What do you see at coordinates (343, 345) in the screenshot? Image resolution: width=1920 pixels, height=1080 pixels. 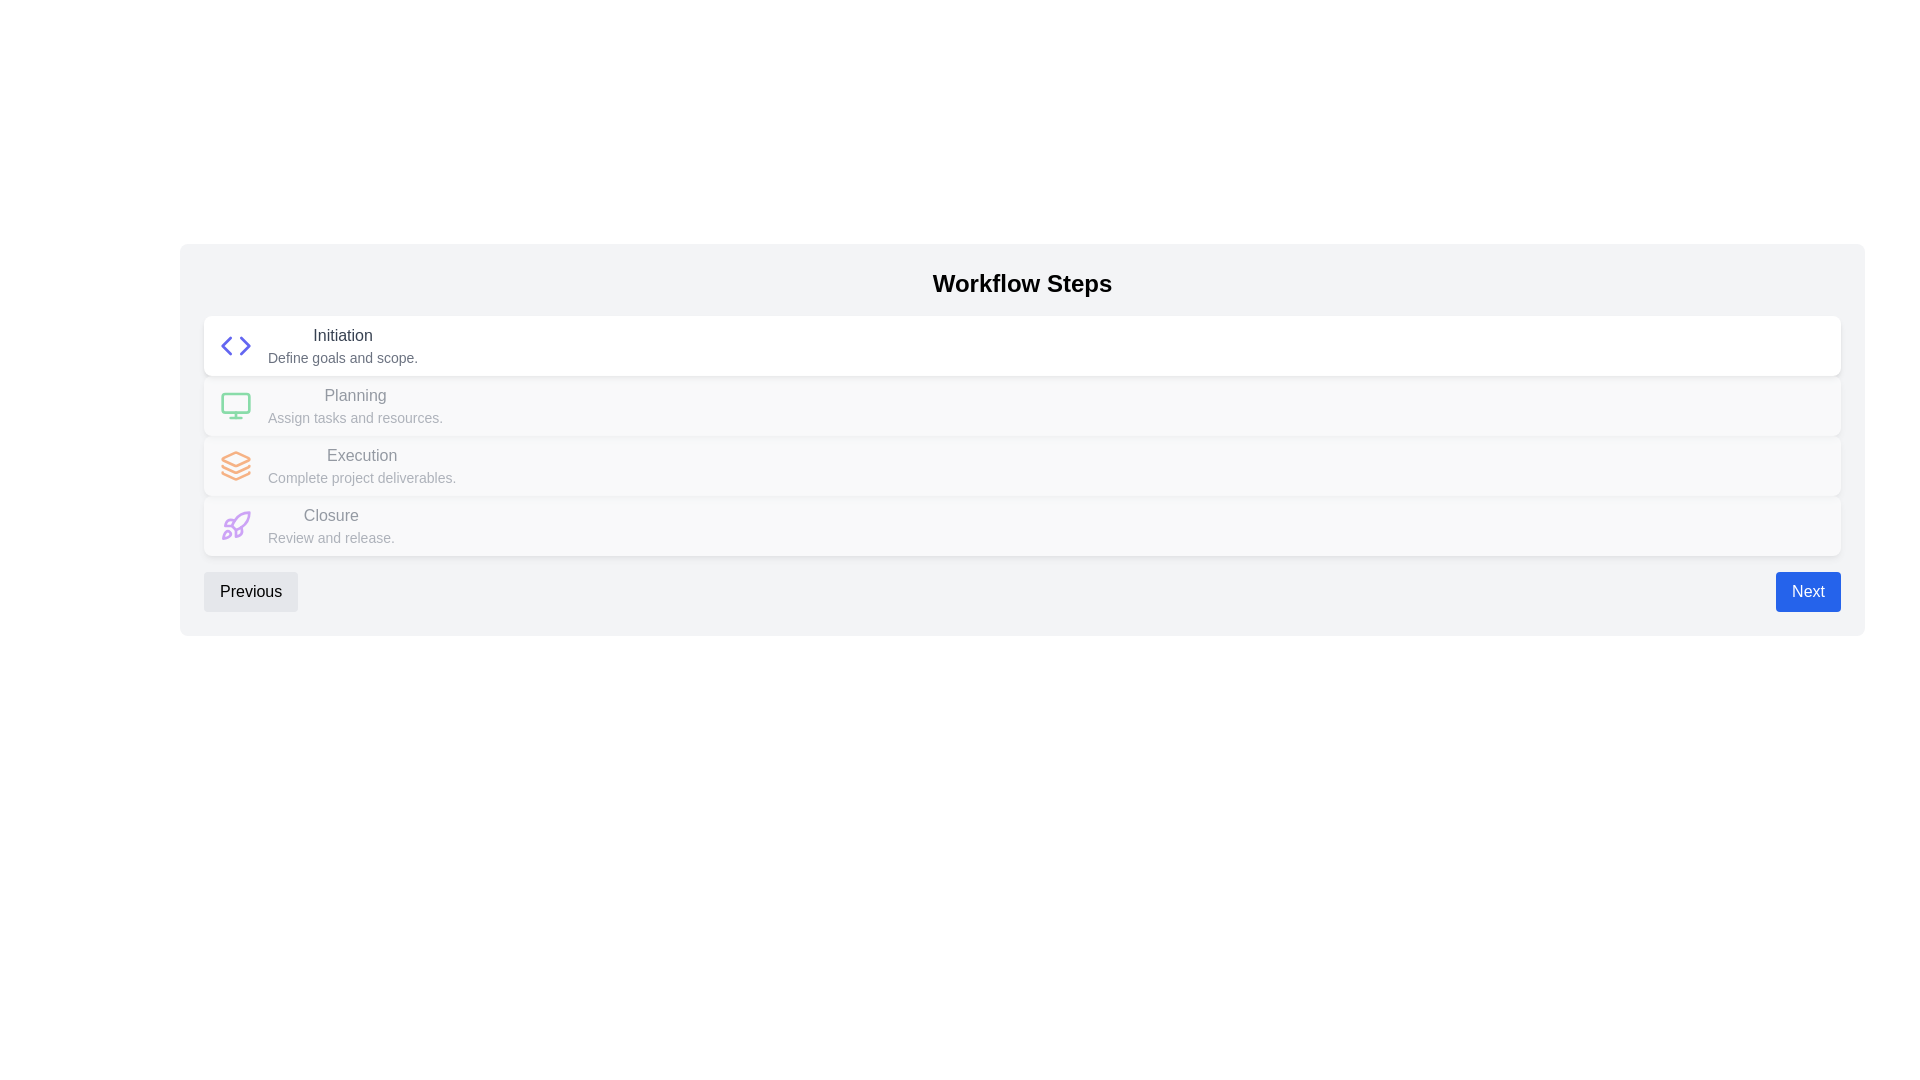 I see `the Informational Text Block labeled 'Initiation' which contains the text 'Define goals and scope.'` at bounding box center [343, 345].